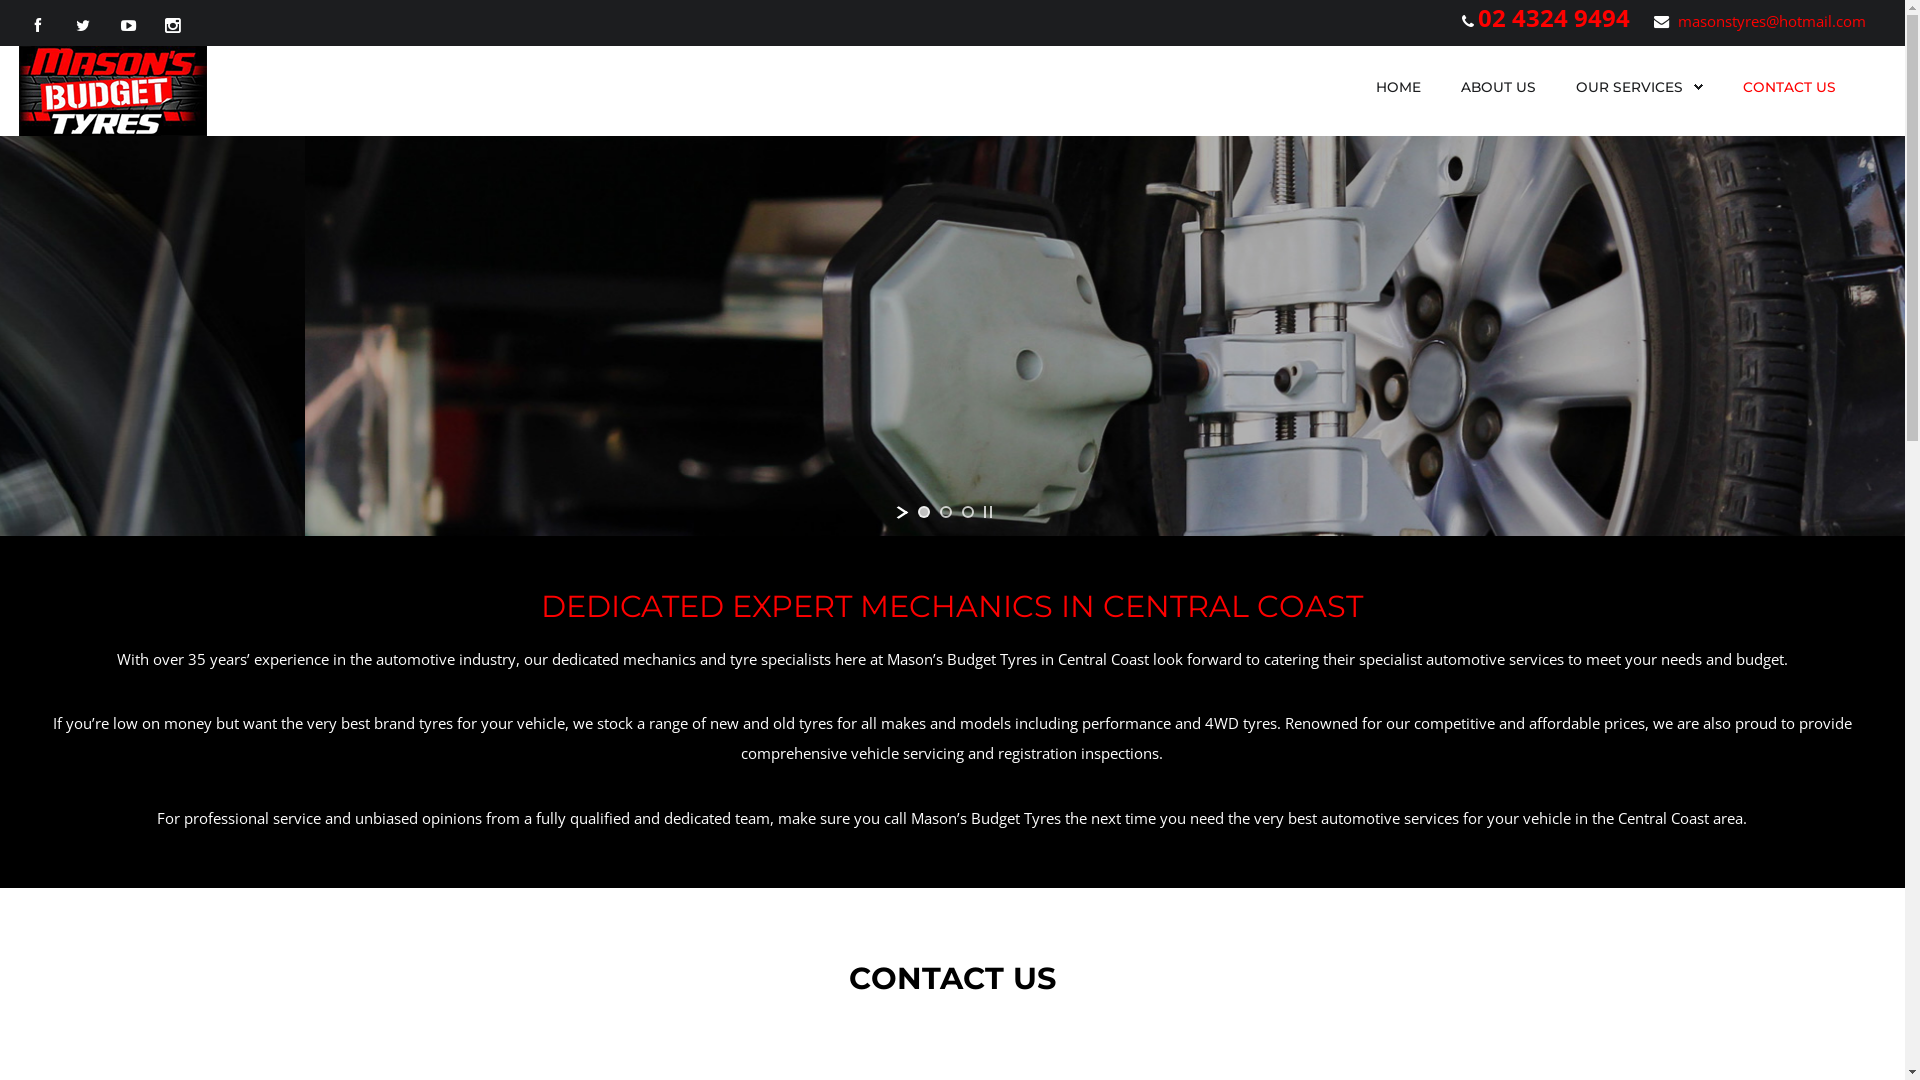  I want to click on '02 4324 9494', so click(1553, 17).